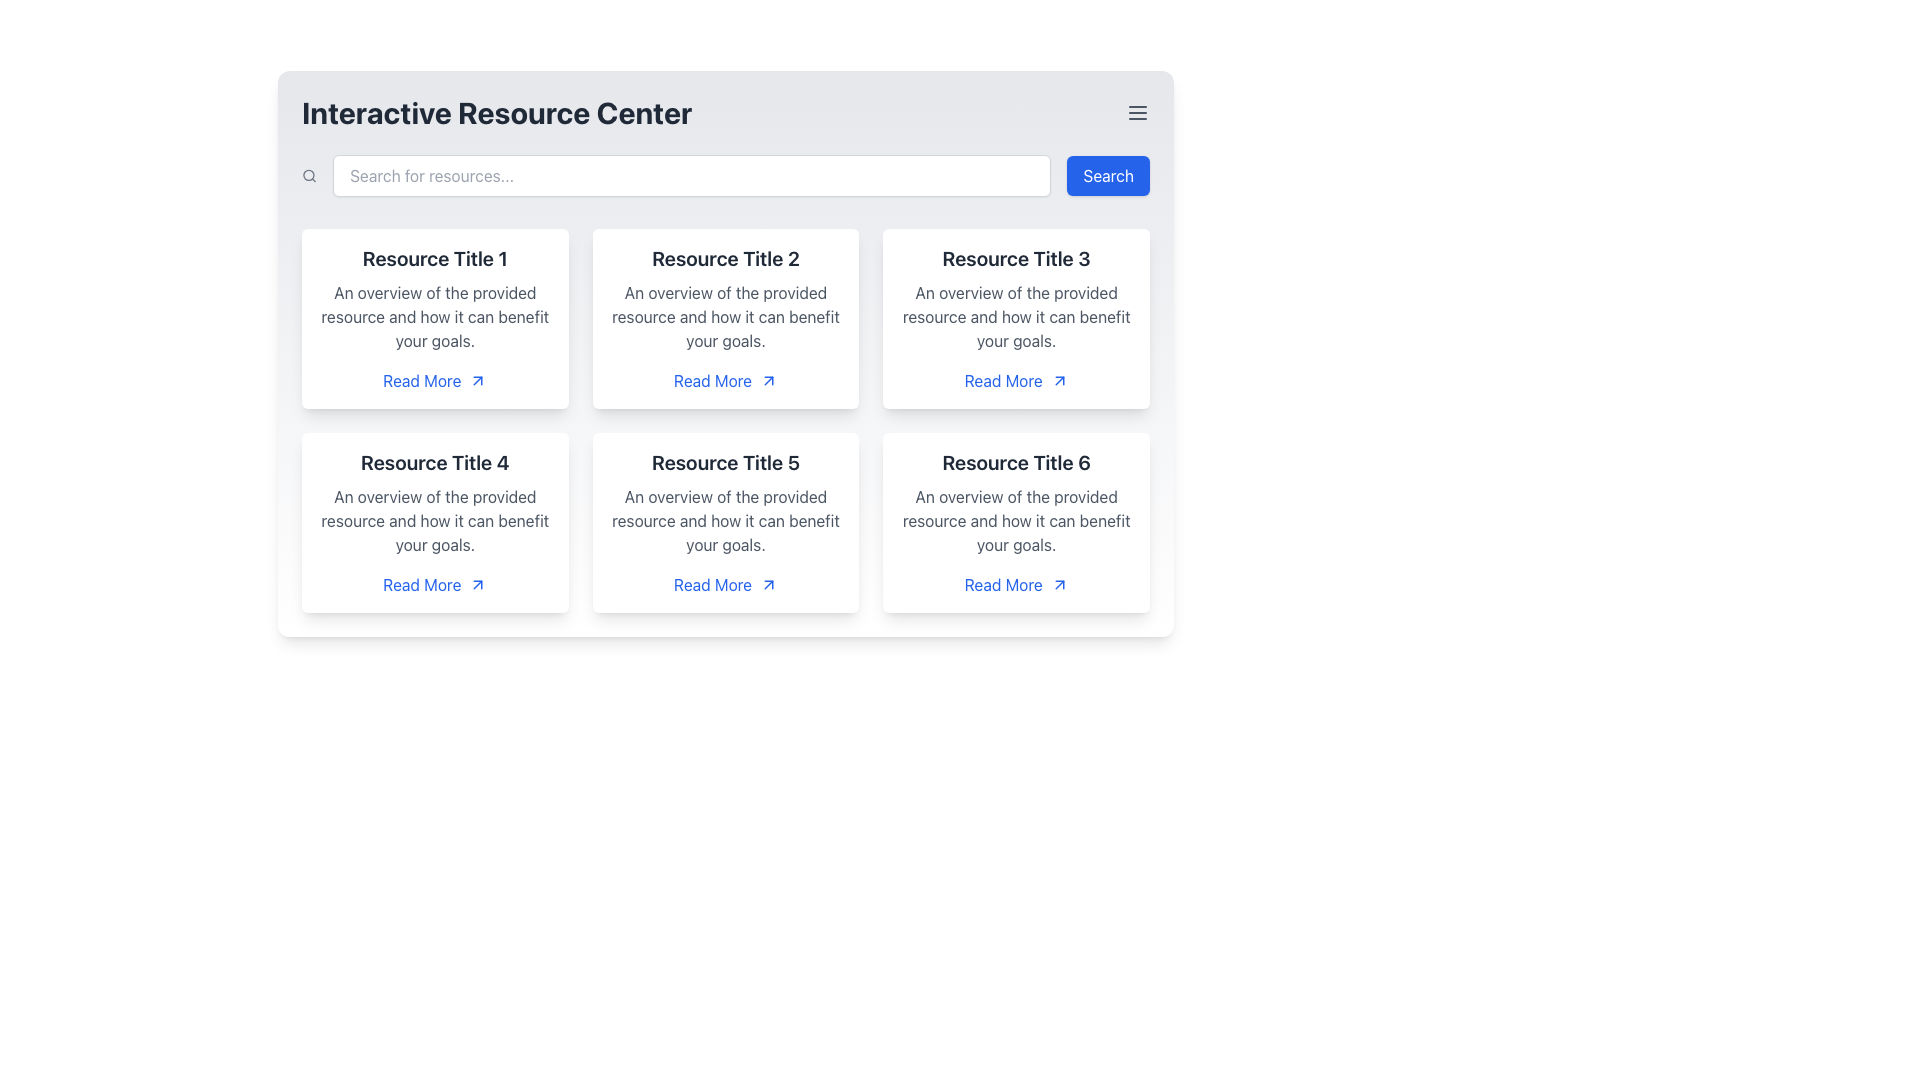 The width and height of the screenshot is (1920, 1080). What do you see at coordinates (1016, 318) in the screenshot?
I see `the card that provides a summarized description of a resource, located in the top-right section of a three-column grid layout, specifically the third card in the first row` at bounding box center [1016, 318].